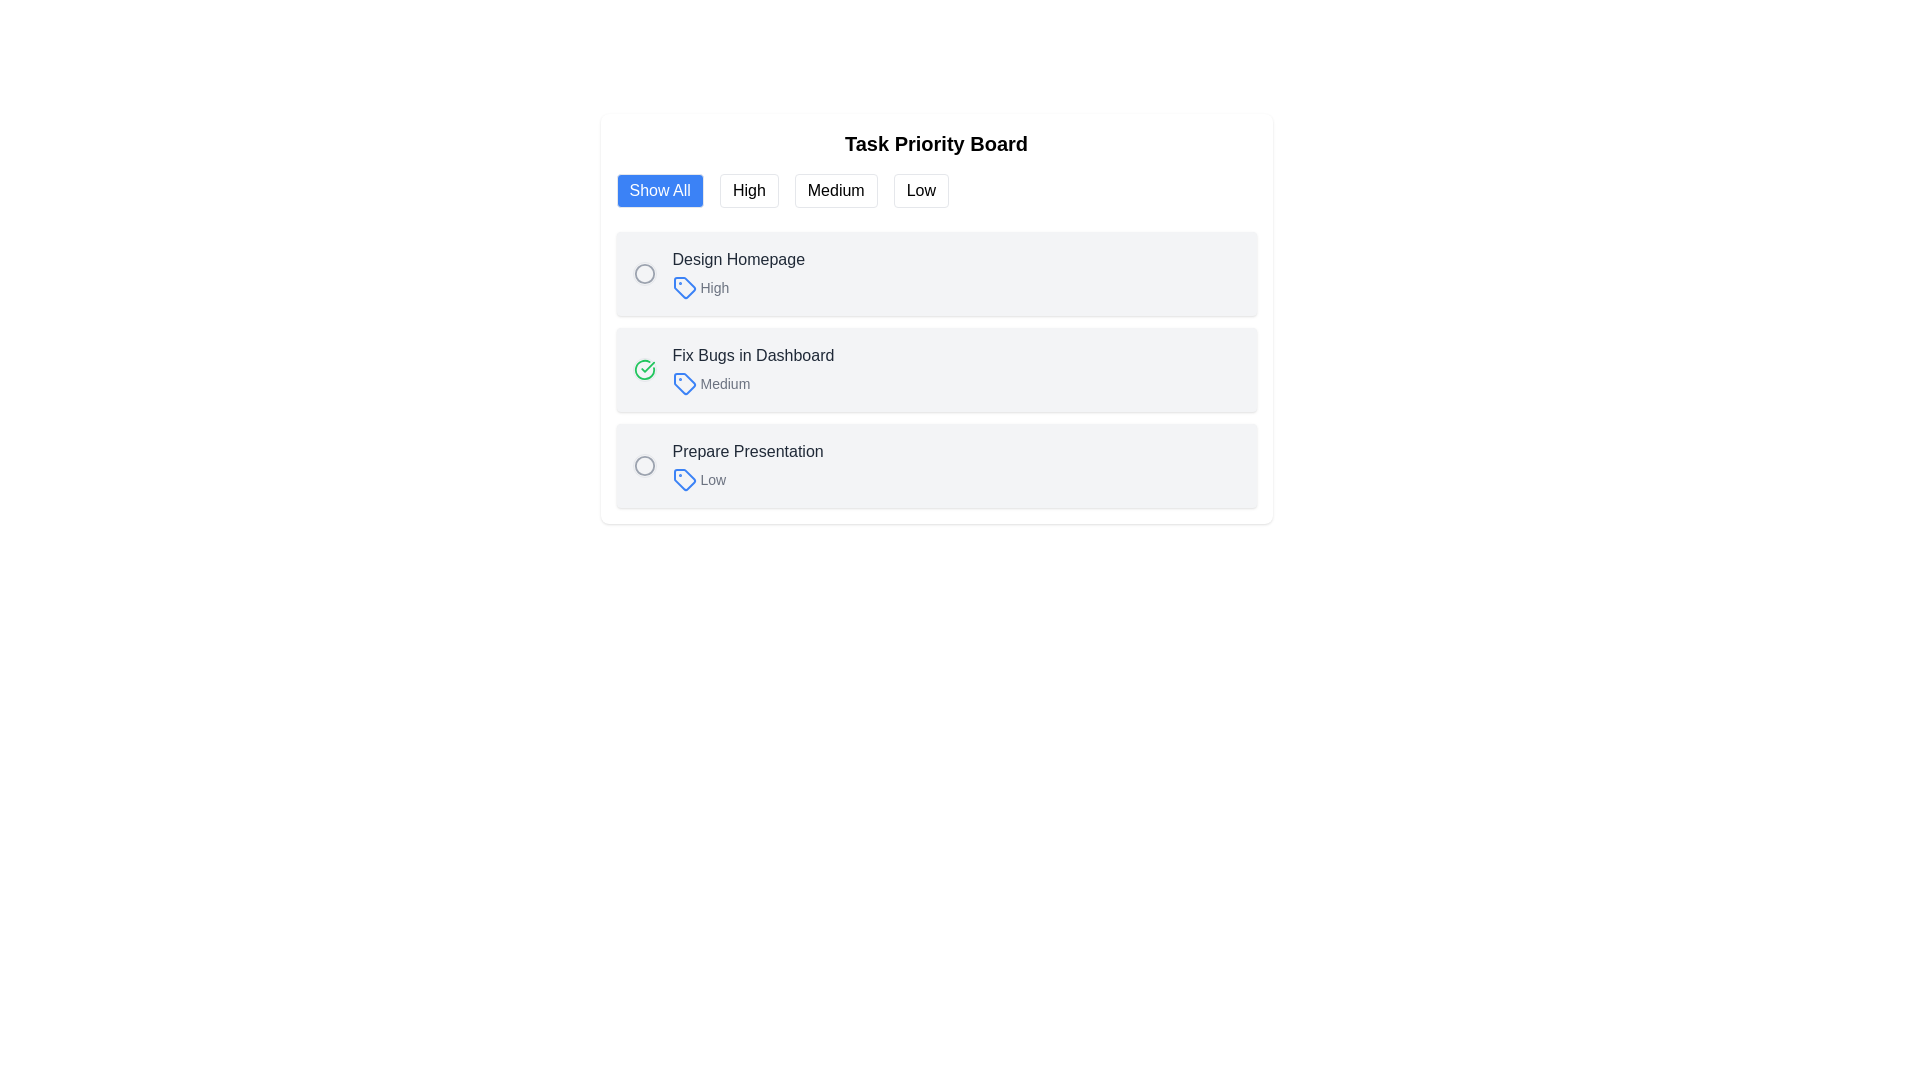 This screenshot has height=1080, width=1920. I want to click on the 'Low' priority icon for the 'Prepare Presentation' task, located in the bottom section of the task list, so click(684, 479).